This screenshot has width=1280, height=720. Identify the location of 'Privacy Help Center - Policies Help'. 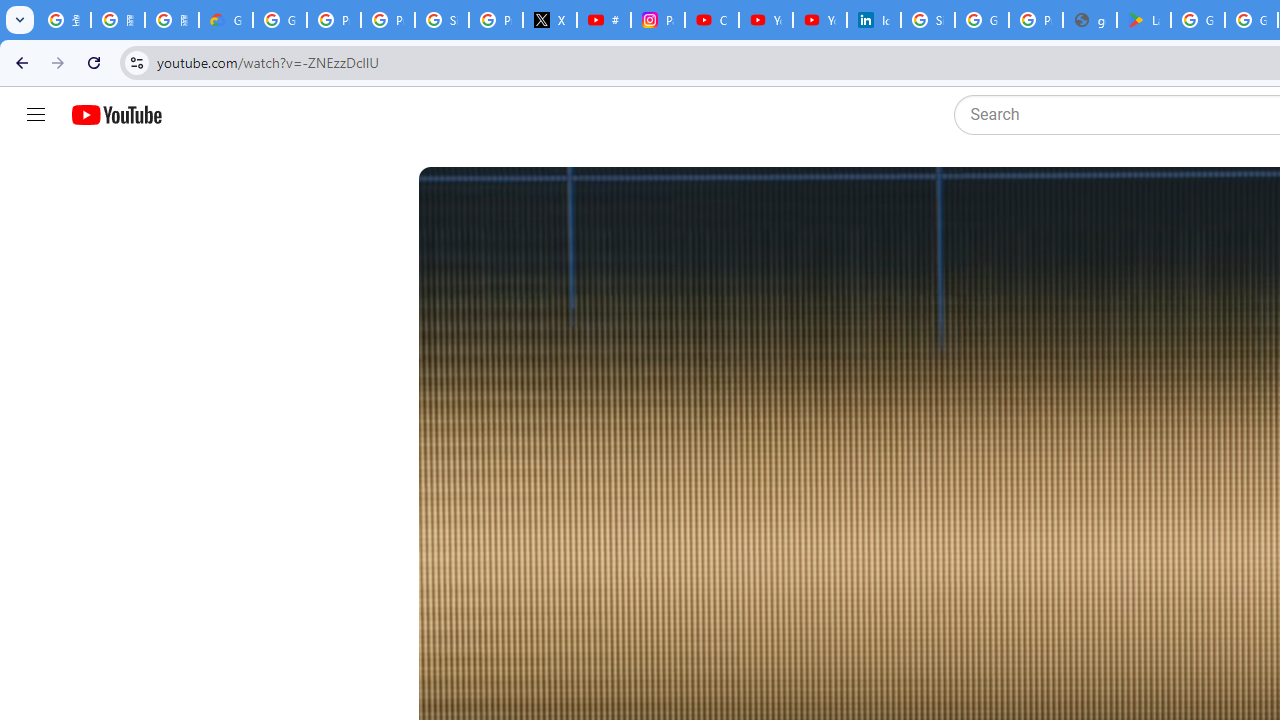
(387, 20).